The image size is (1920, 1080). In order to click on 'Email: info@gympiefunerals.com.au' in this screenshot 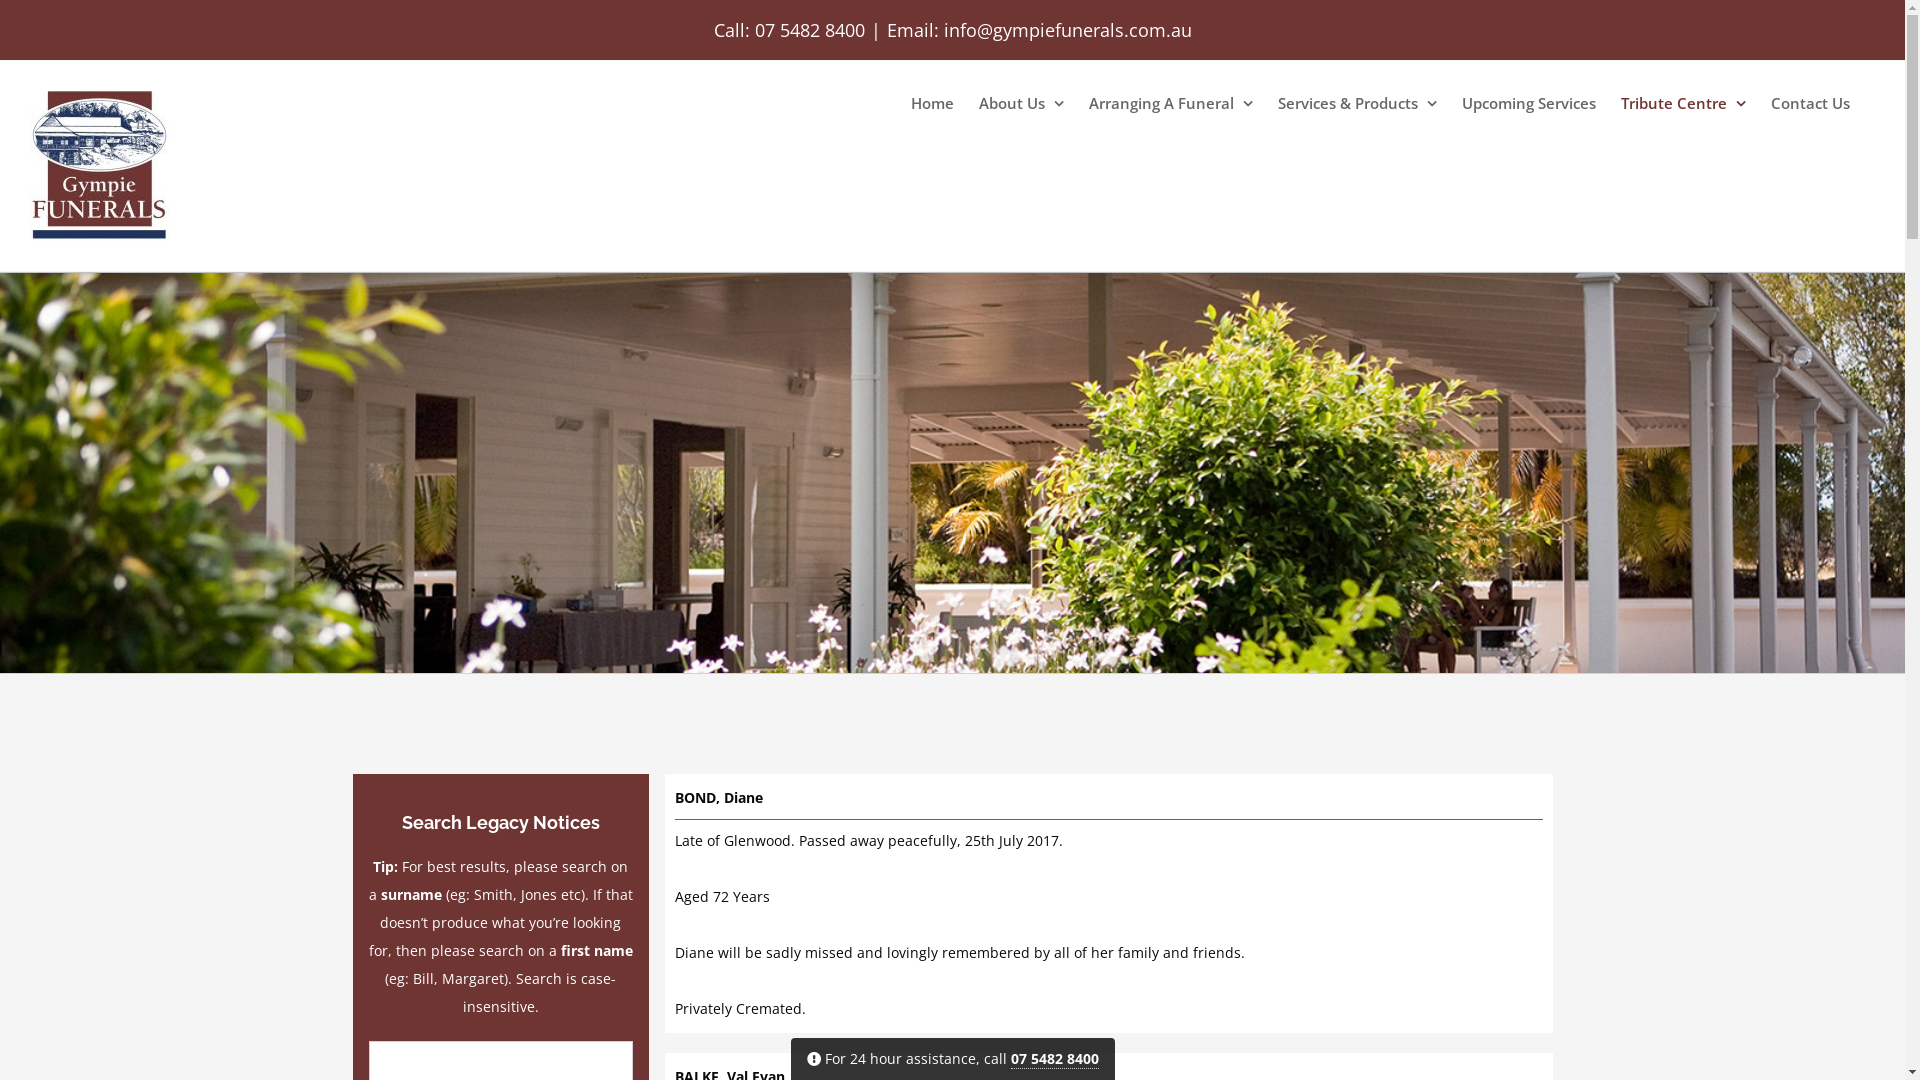, I will do `click(1038, 30)`.